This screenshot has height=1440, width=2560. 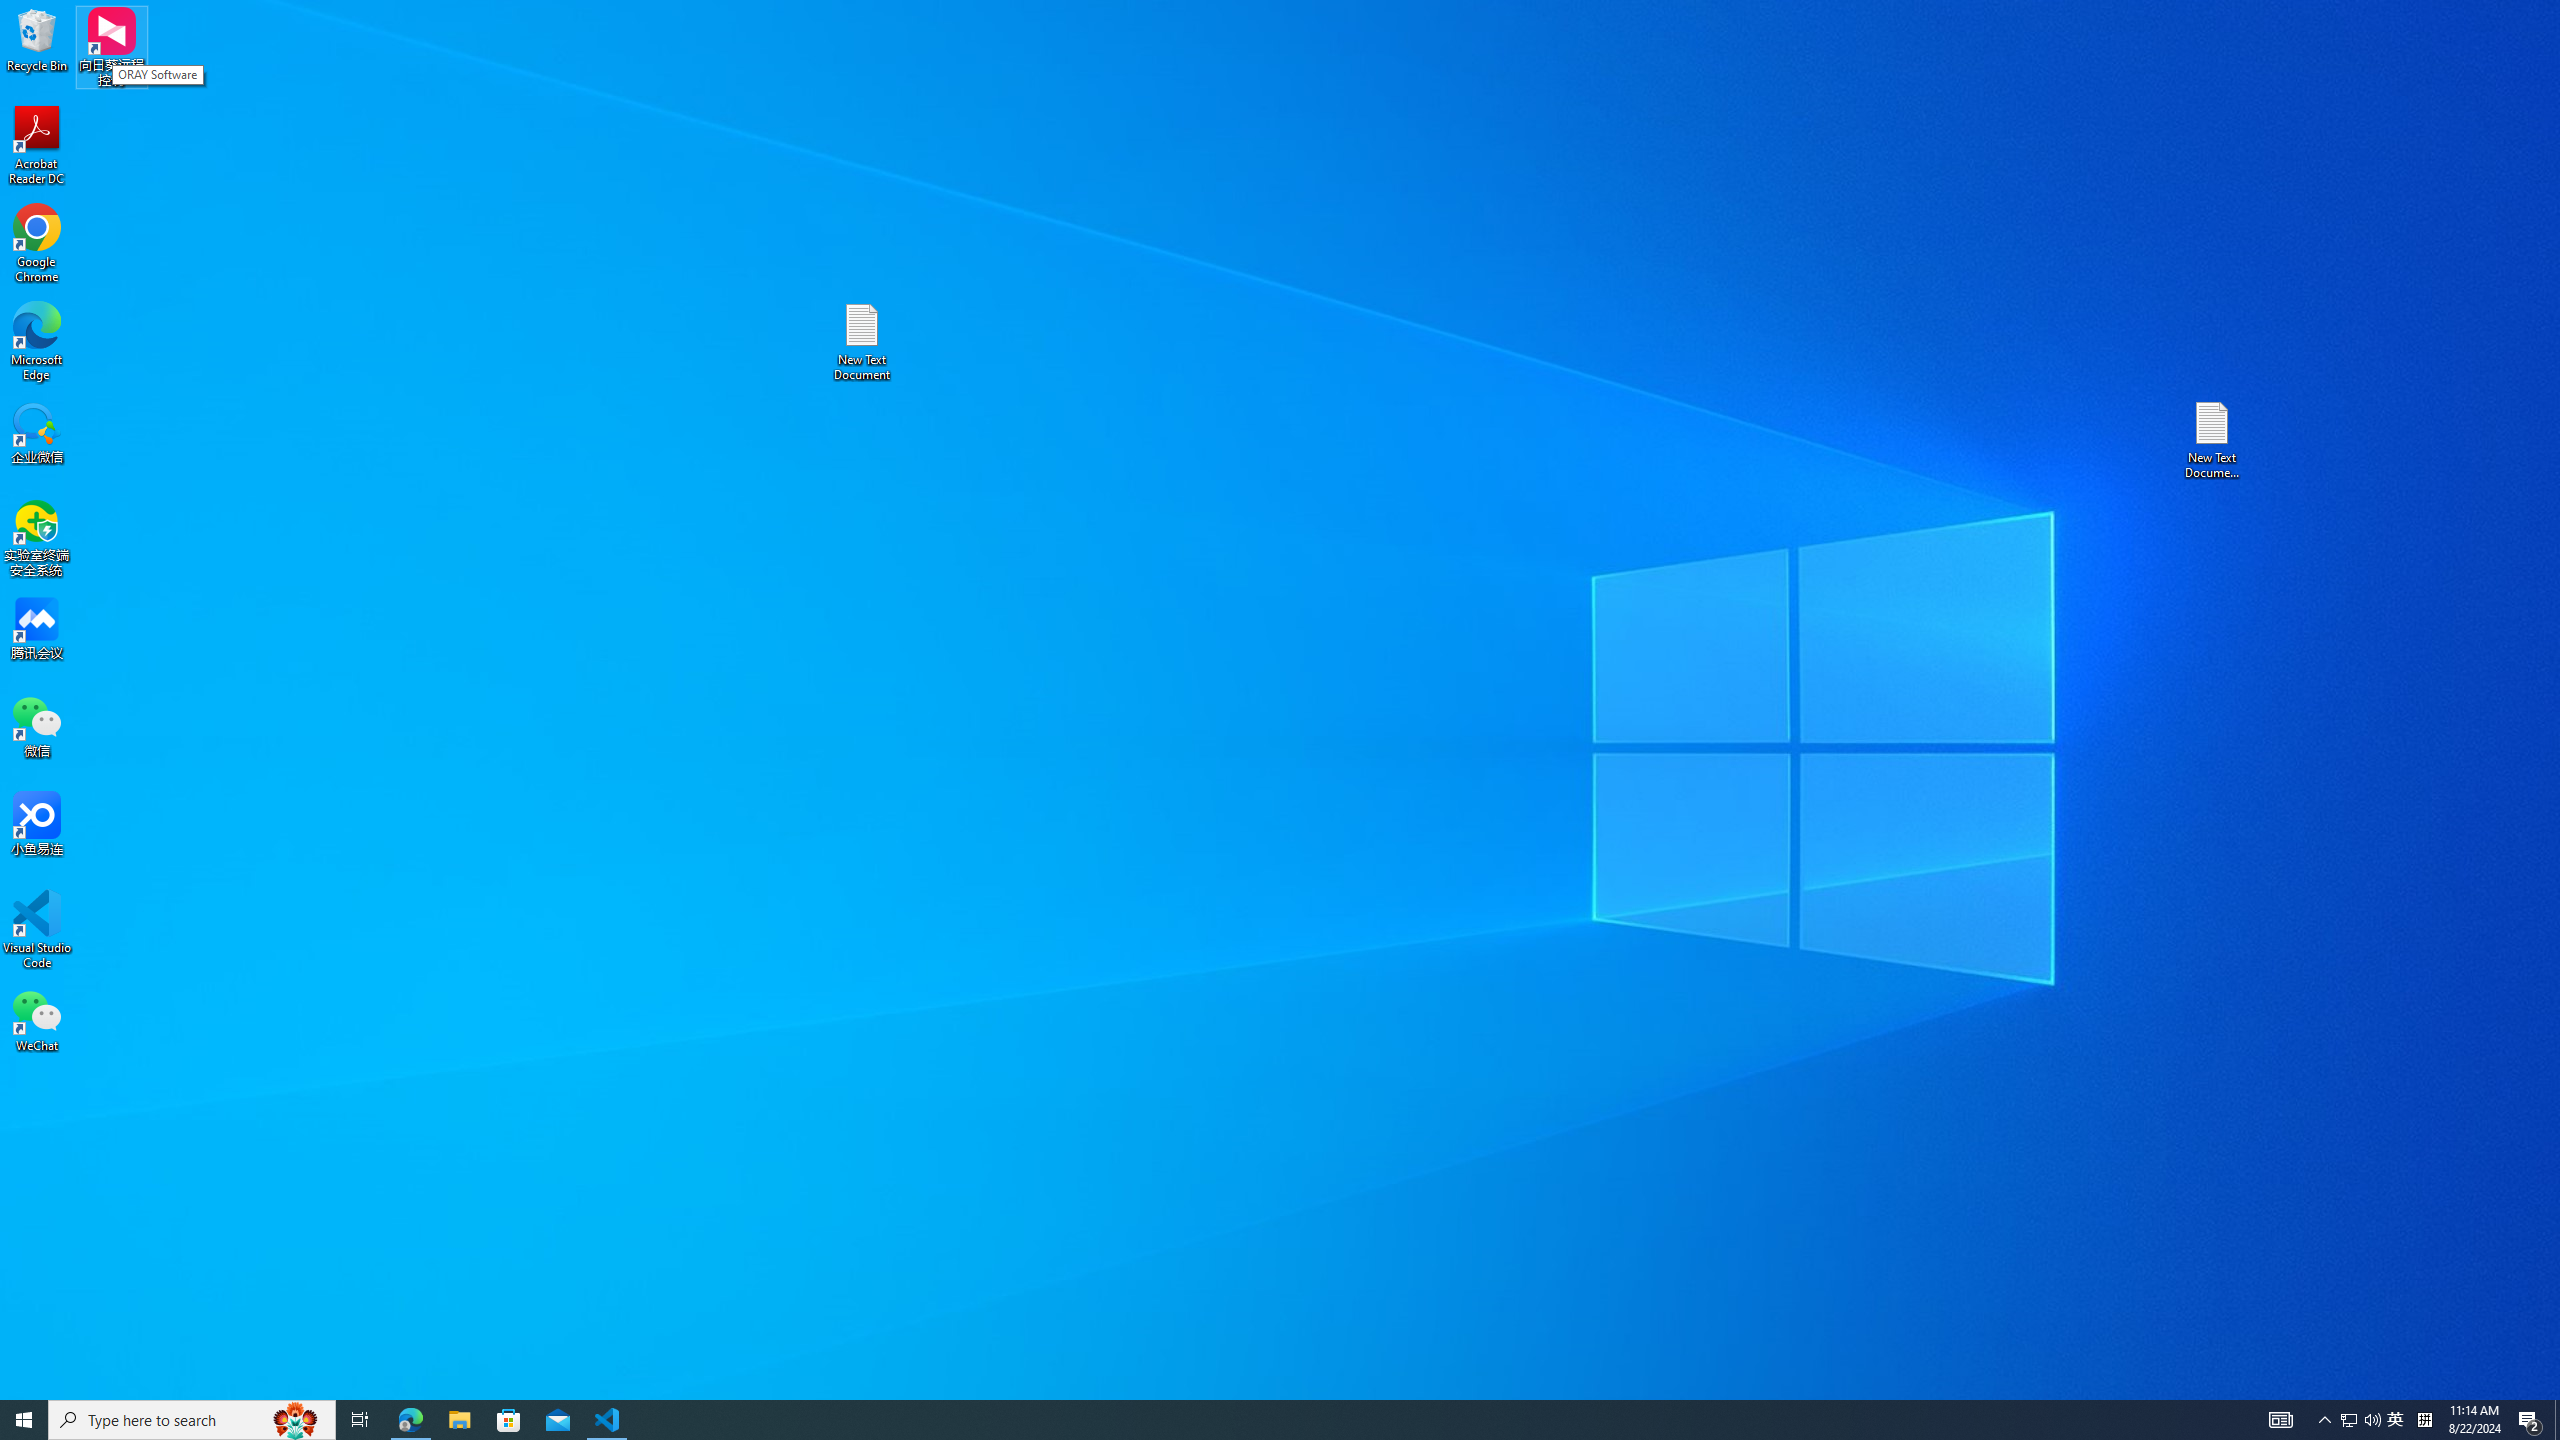 I want to click on 'Recycle Bin', so click(x=36, y=38).